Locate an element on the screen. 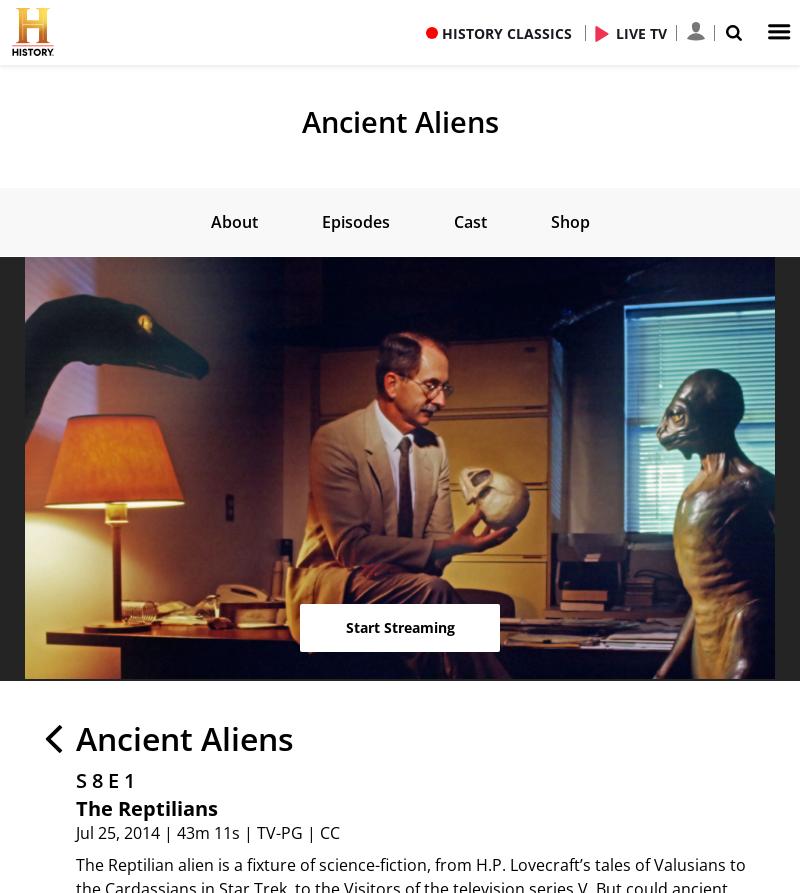  'LIVE TV' is located at coordinates (616, 32).